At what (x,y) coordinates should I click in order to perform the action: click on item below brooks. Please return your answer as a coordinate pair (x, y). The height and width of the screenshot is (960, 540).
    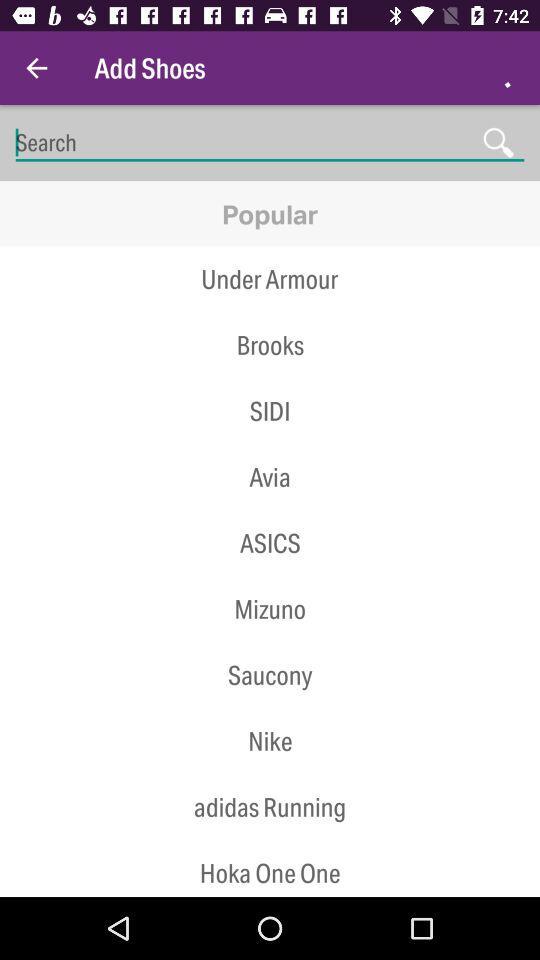
    Looking at the image, I should click on (270, 377).